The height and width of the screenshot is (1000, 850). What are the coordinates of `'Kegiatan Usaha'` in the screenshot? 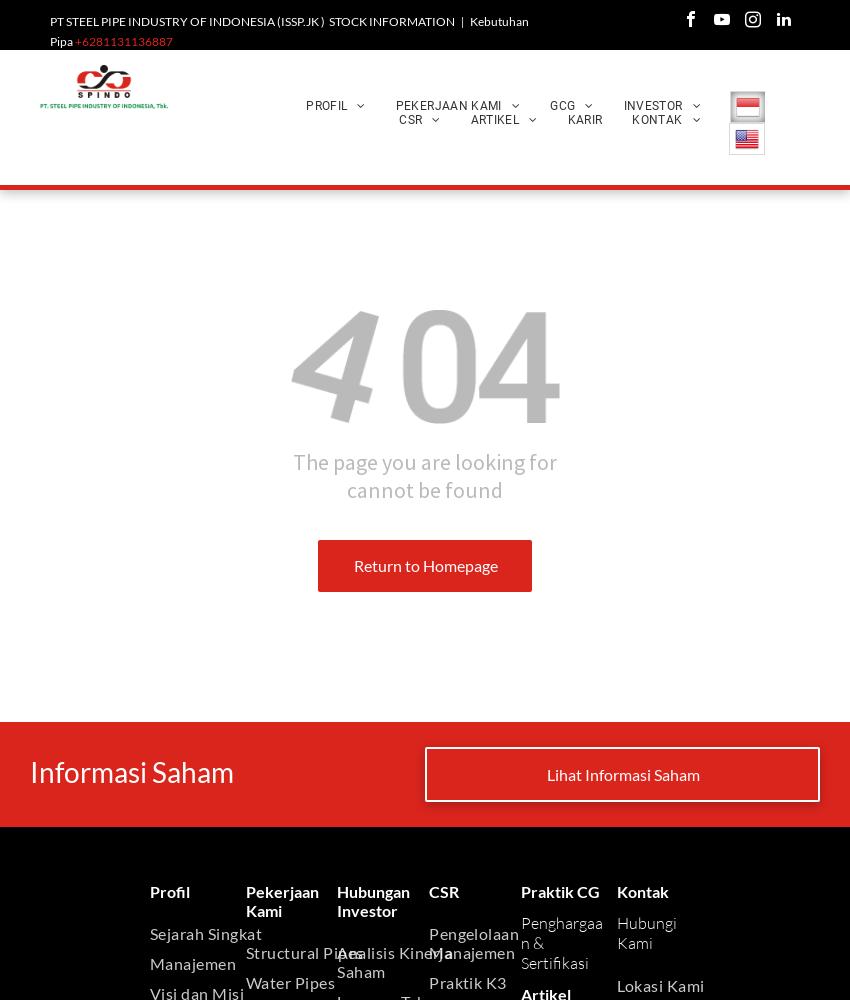 It's located at (366, 395).